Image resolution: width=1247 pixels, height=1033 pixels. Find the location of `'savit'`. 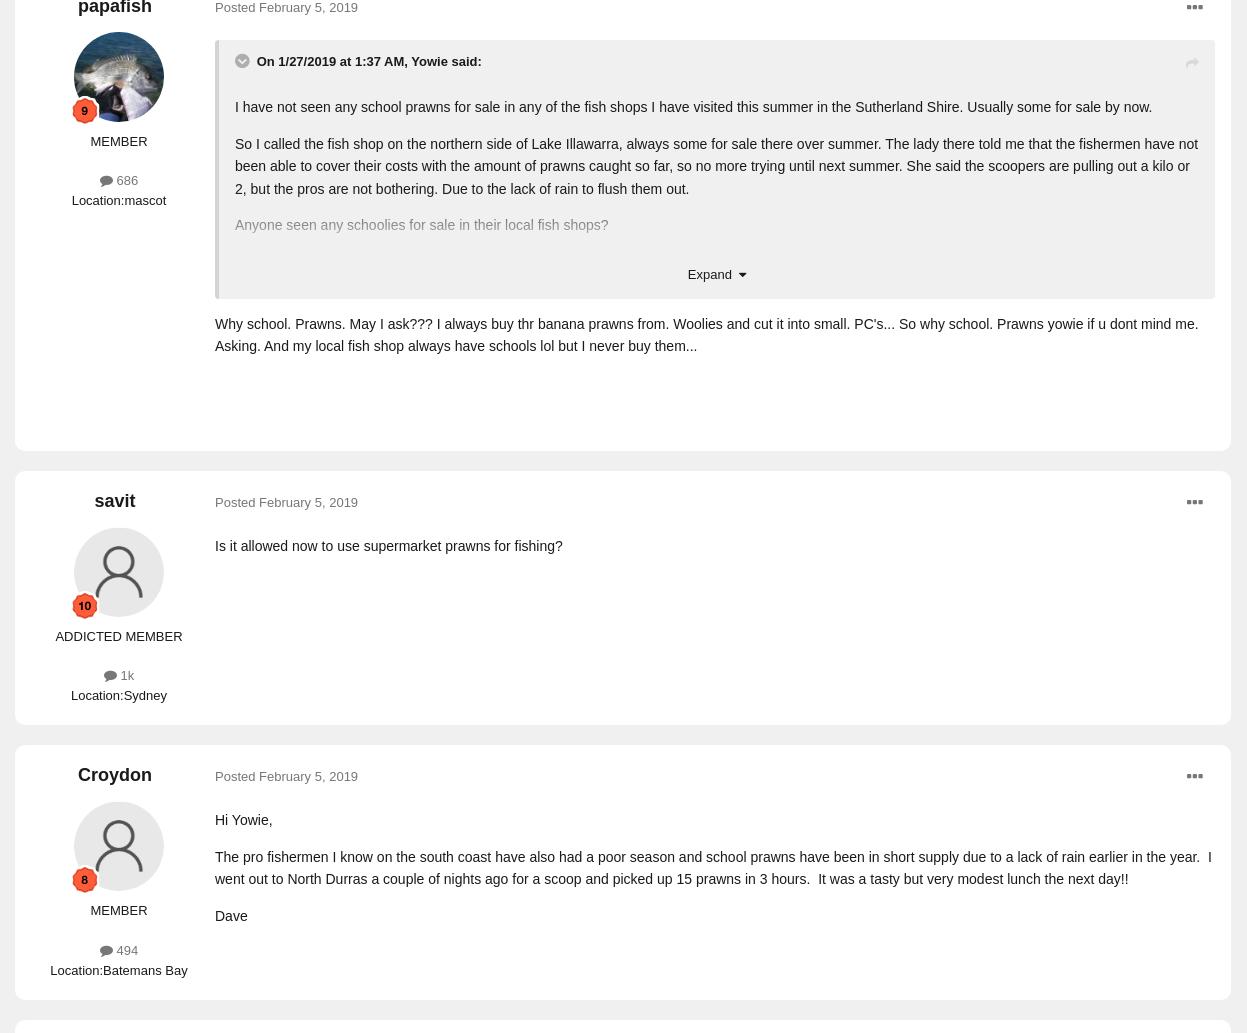

'savit' is located at coordinates (114, 499).